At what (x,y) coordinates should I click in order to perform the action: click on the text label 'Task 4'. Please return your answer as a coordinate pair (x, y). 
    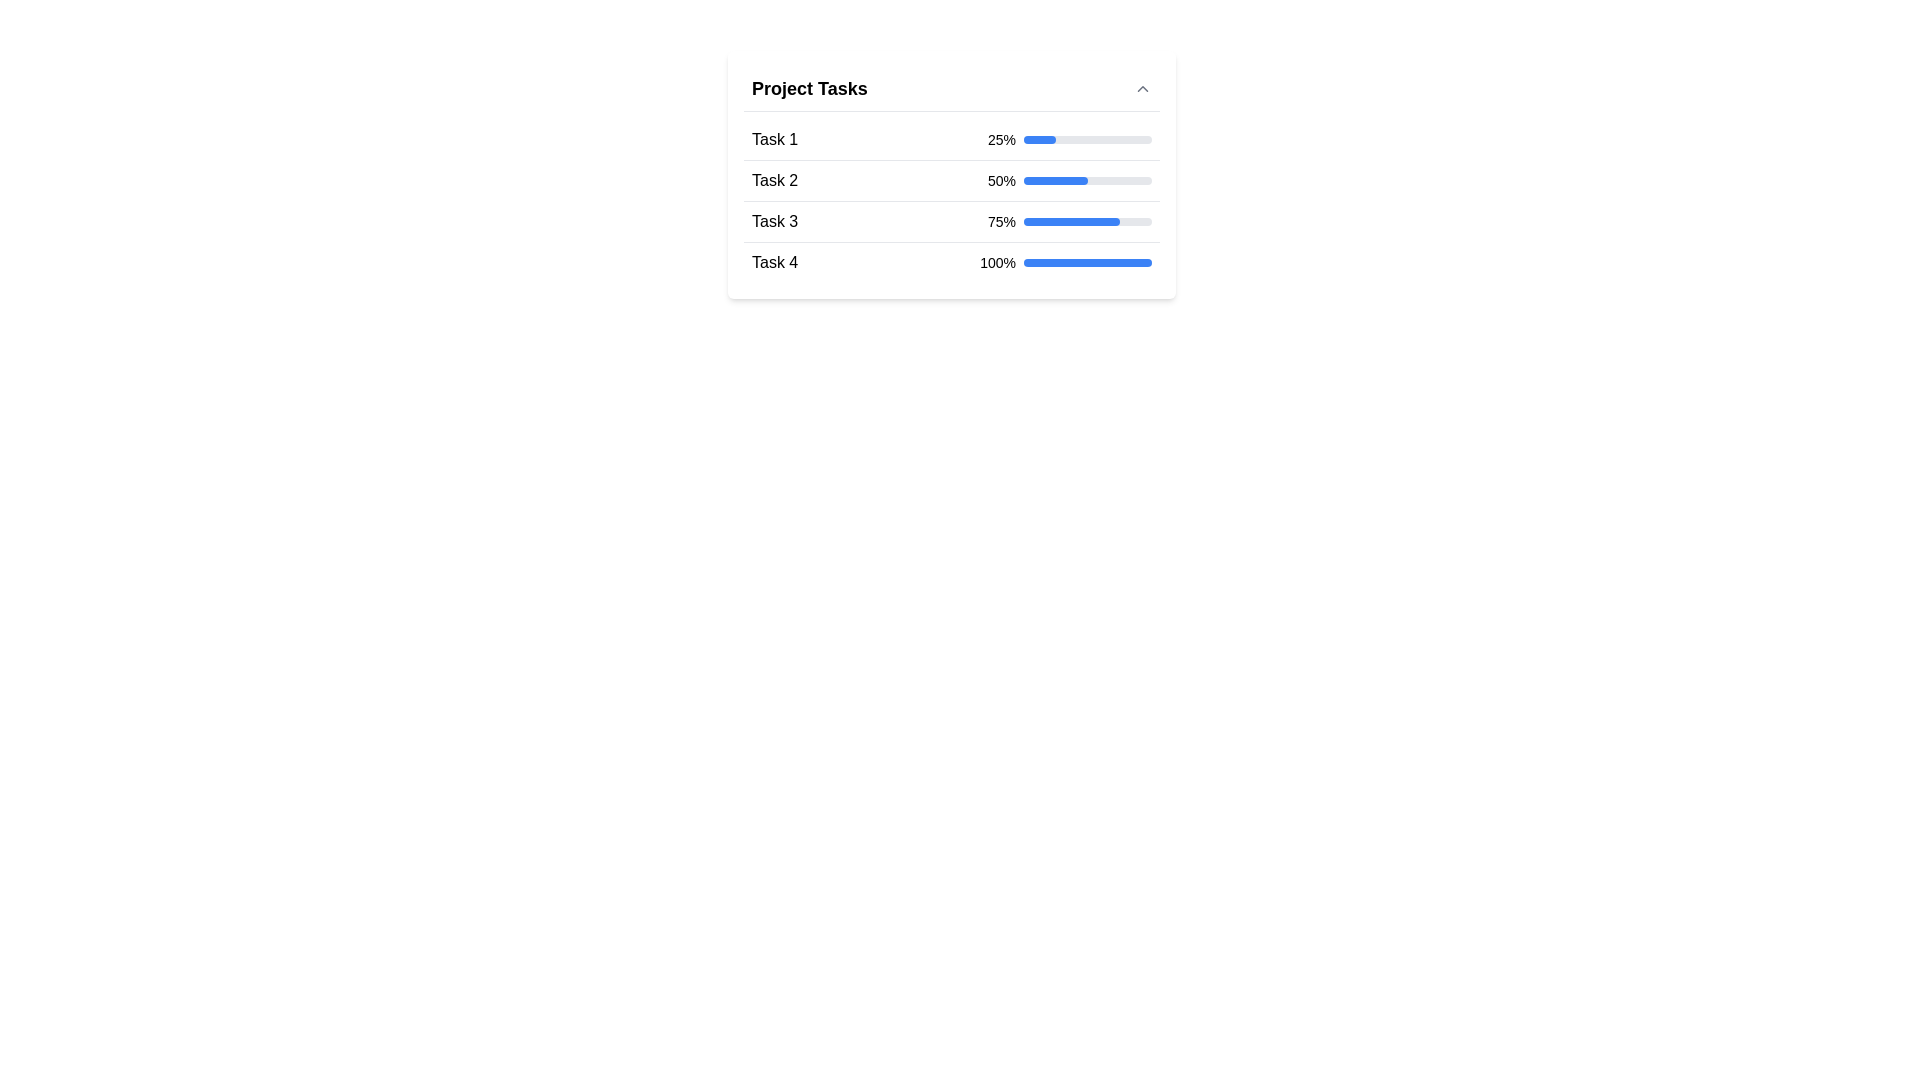
    Looking at the image, I should click on (774, 261).